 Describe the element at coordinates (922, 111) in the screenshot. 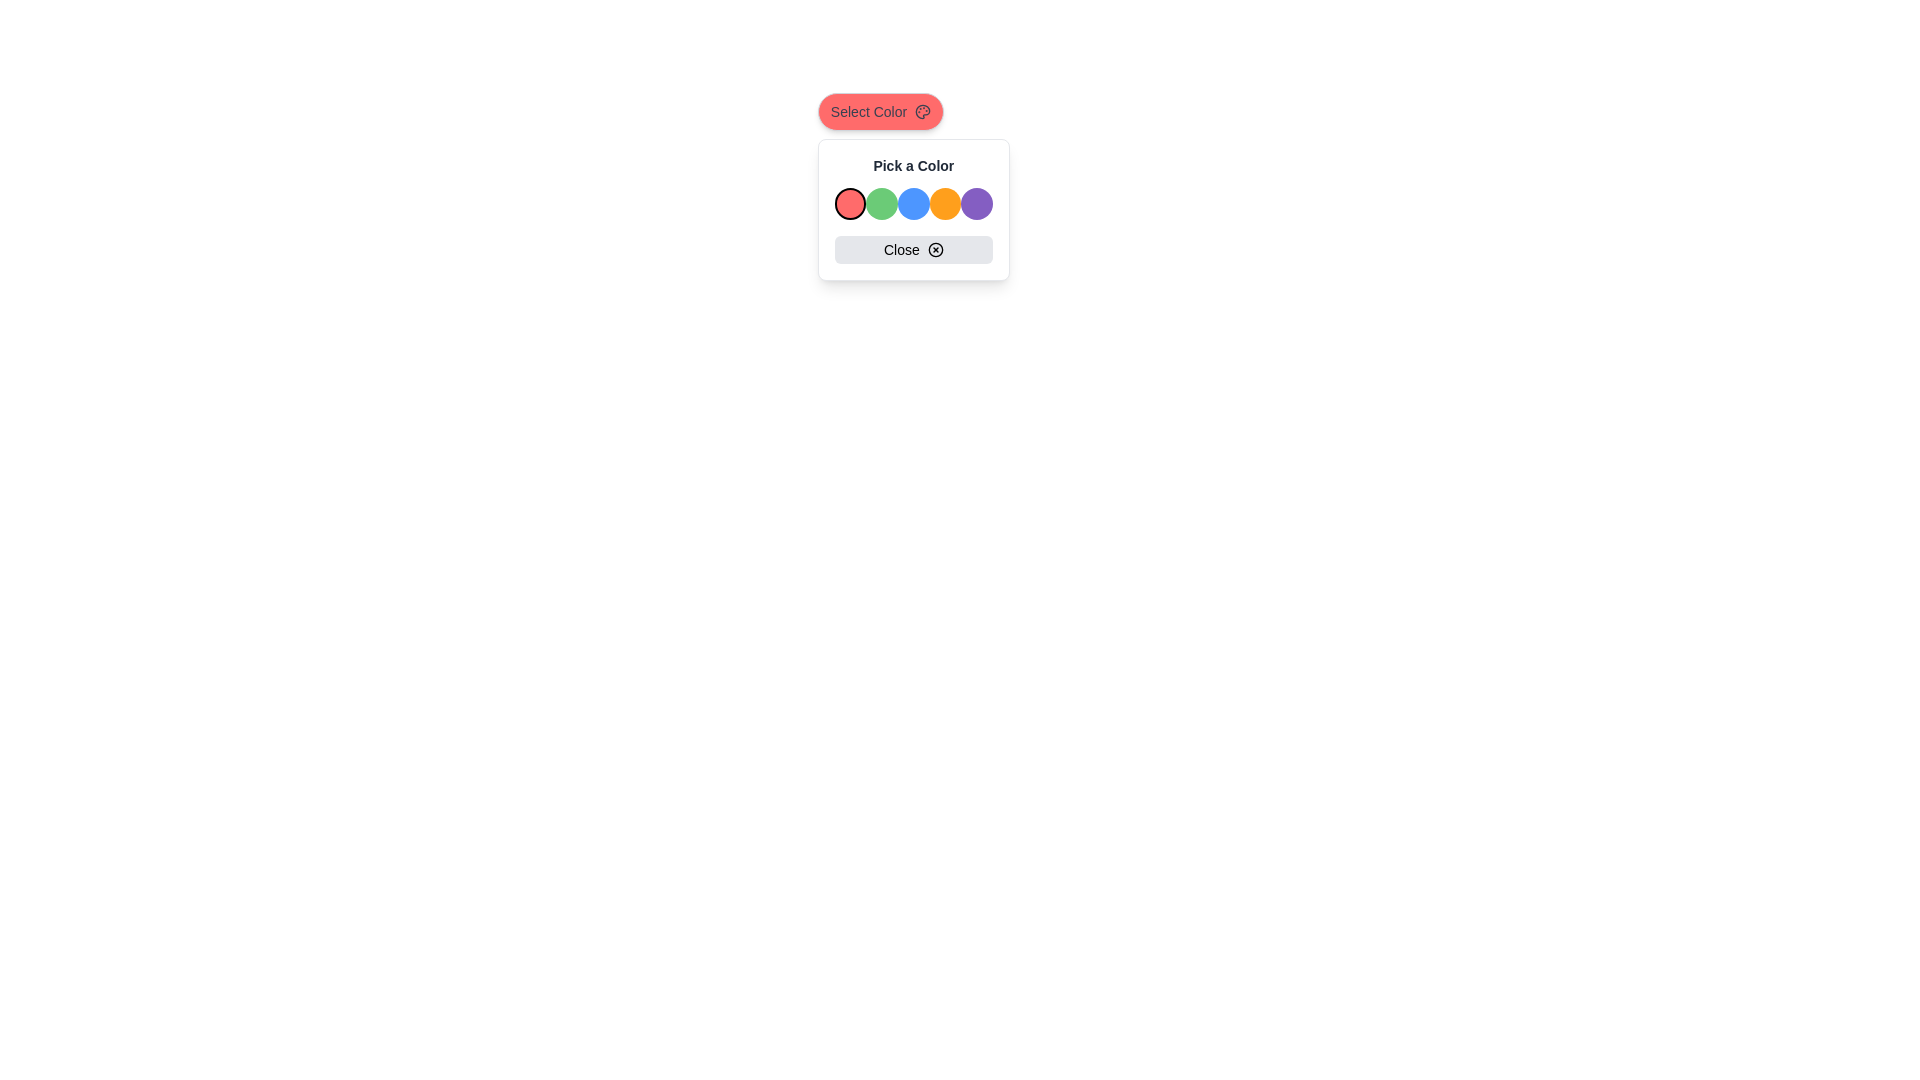

I see `the palette icon located next to the 'Select Color' label in the interface, which is part of a group of circular elements with a similar color scheme` at that location.